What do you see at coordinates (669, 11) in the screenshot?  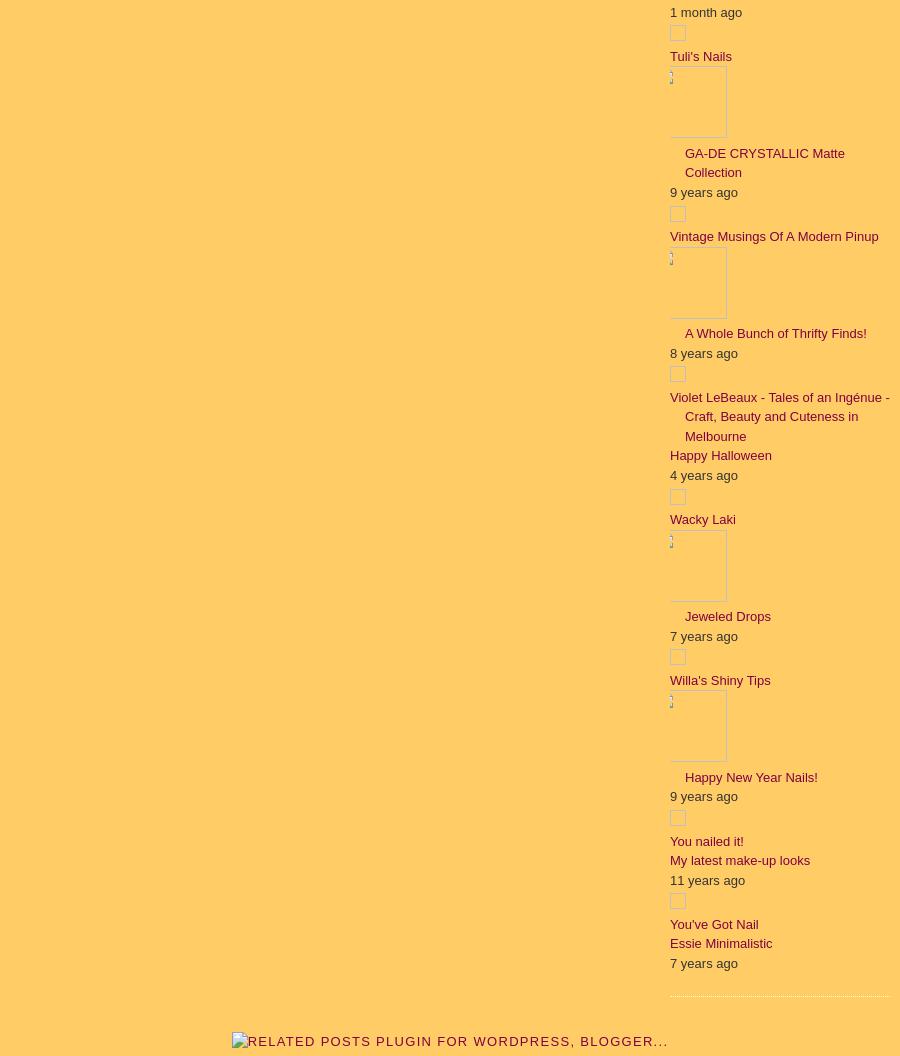 I see `'1 month ago'` at bounding box center [669, 11].